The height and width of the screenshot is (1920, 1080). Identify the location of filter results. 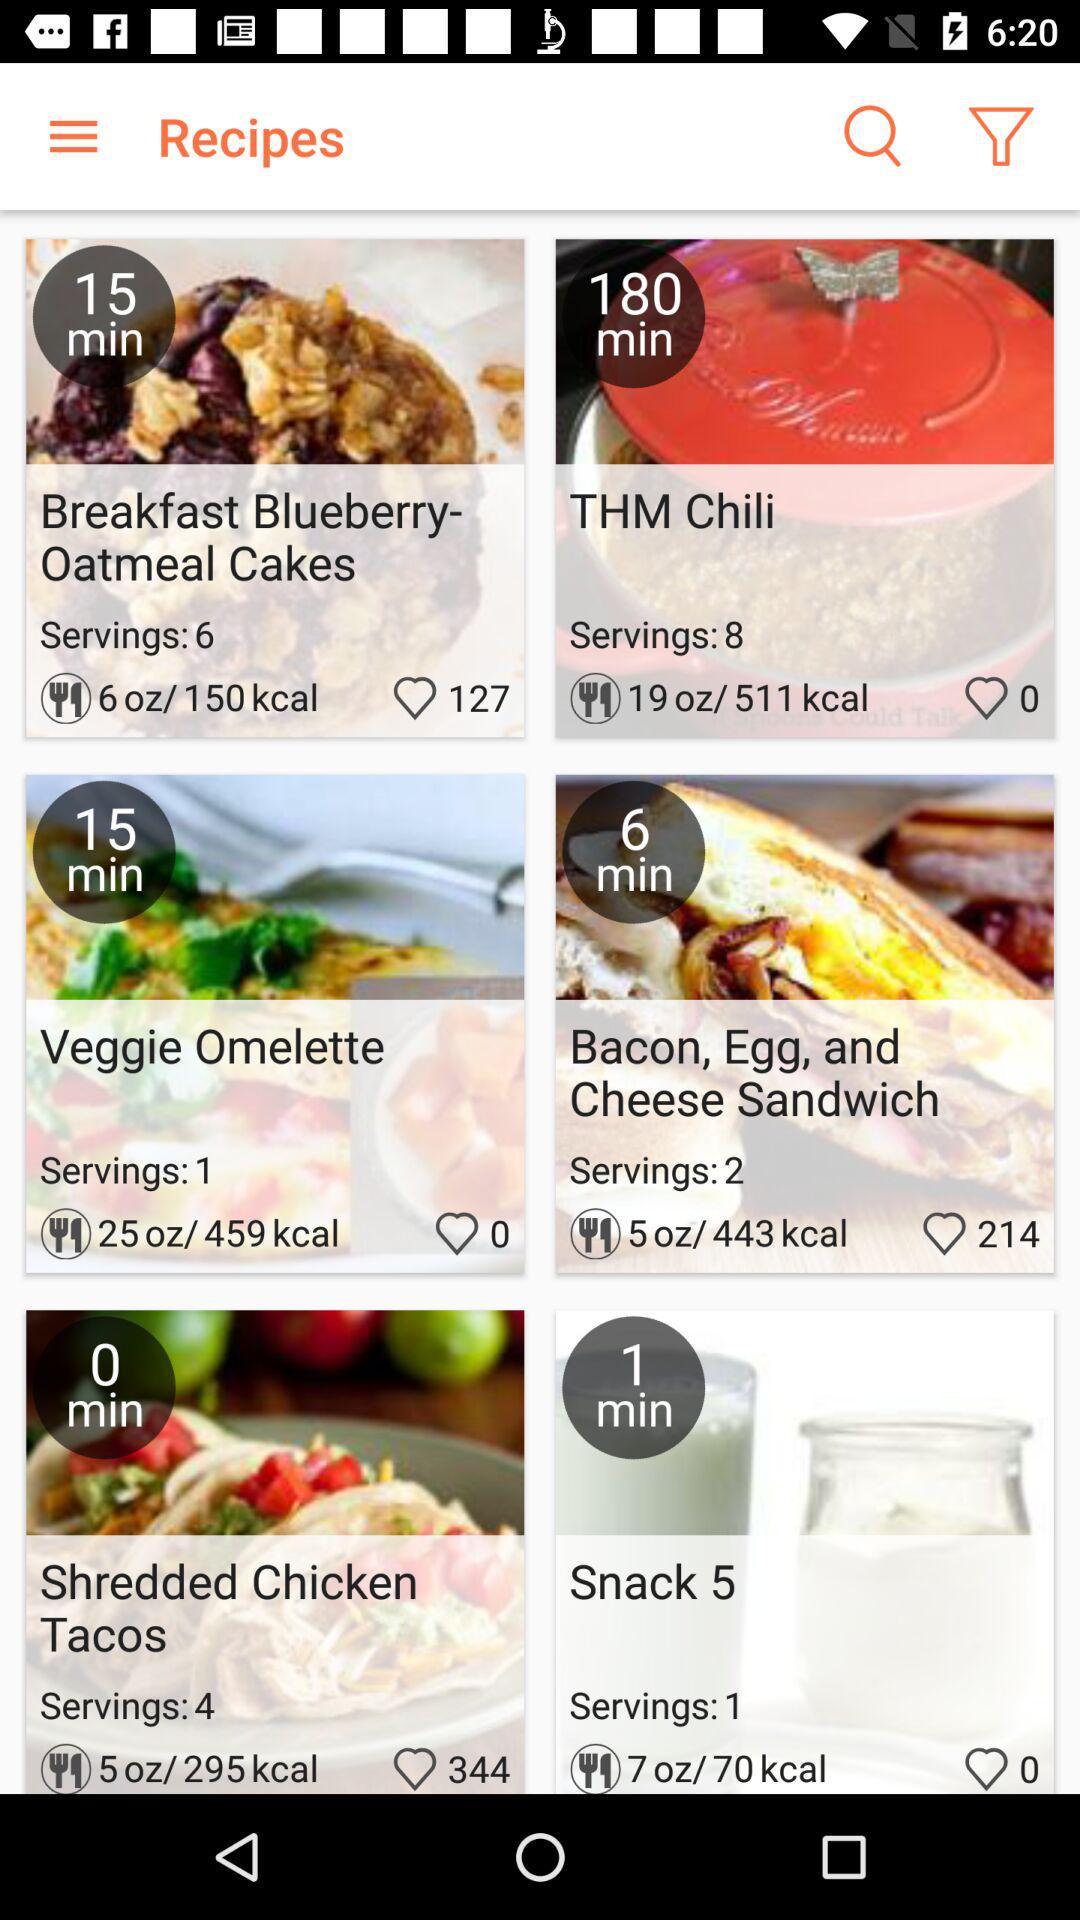
(1001, 135).